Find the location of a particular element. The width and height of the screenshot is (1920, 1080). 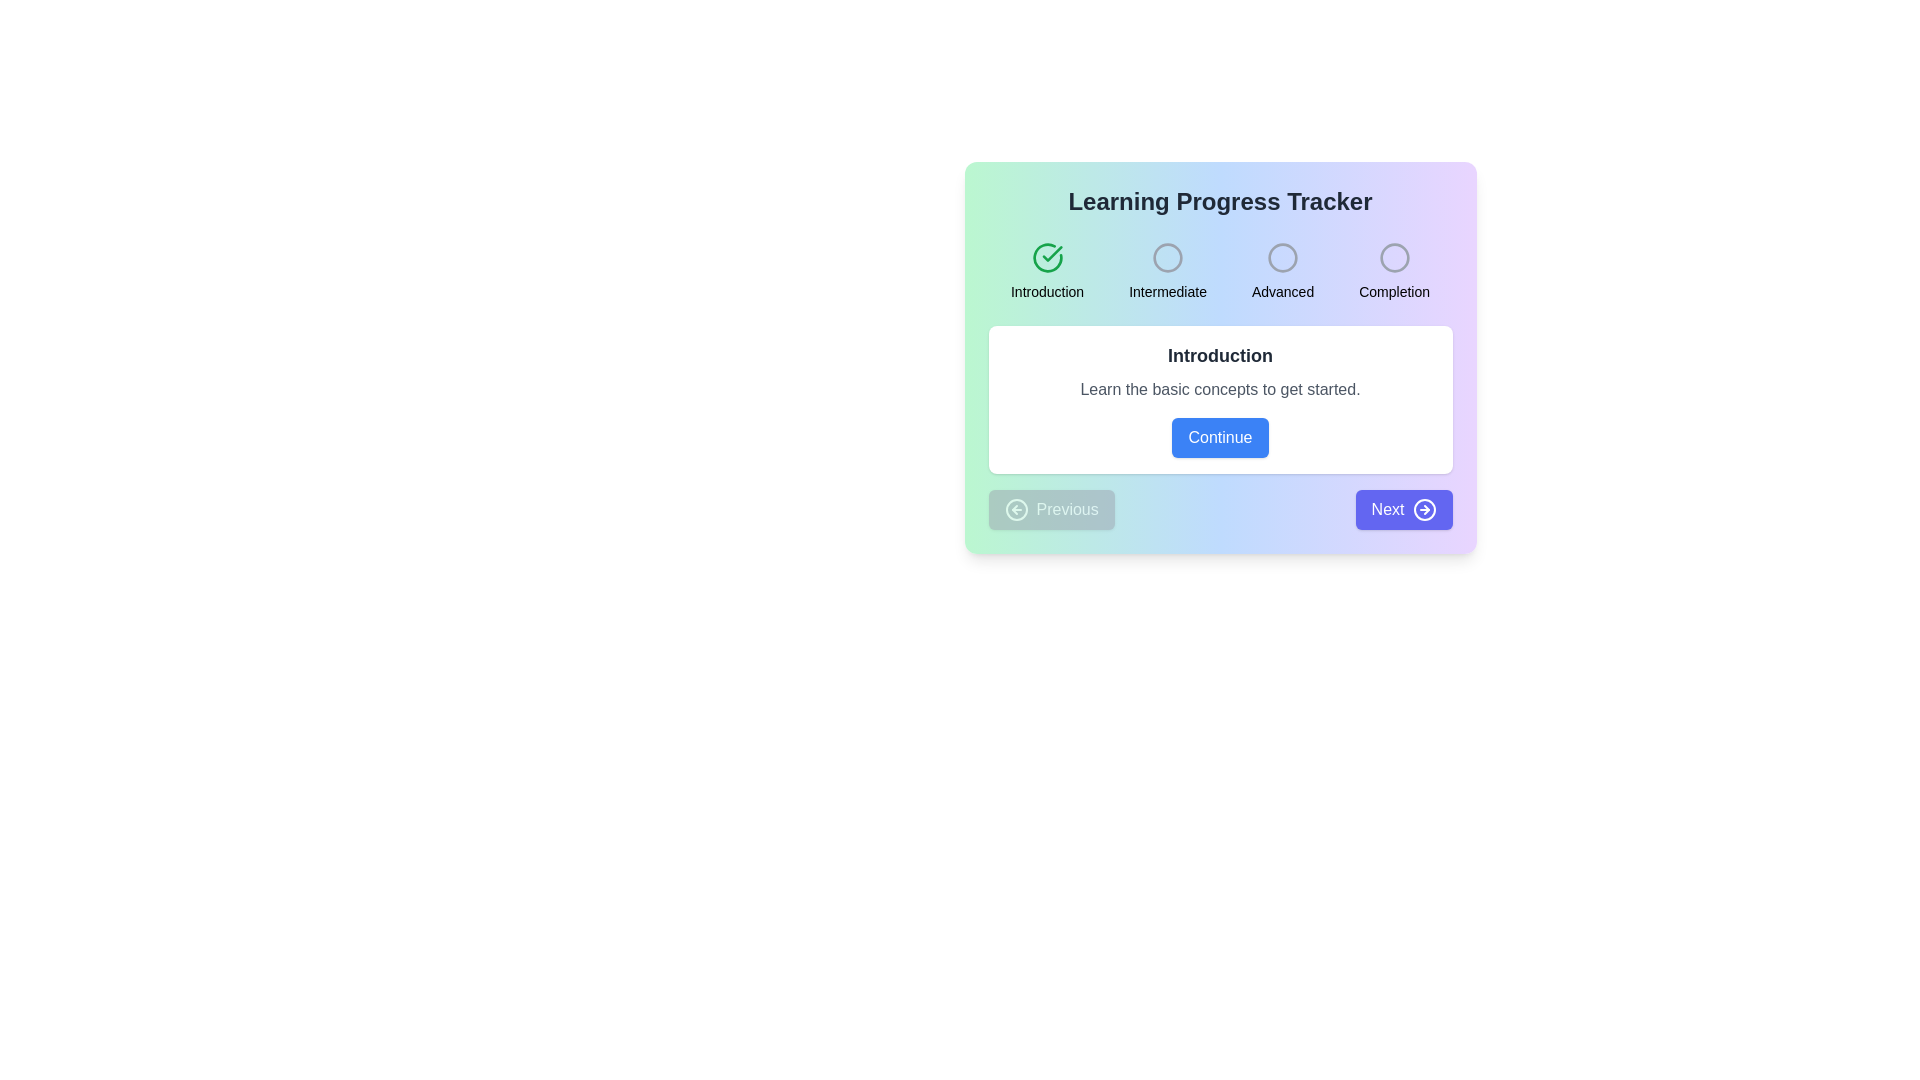

the 'Advanced' progress step label in the Learning Progress Tracker, which is positioned between the 'Intermediate' and 'Completion' labels is located at coordinates (1283, 292).